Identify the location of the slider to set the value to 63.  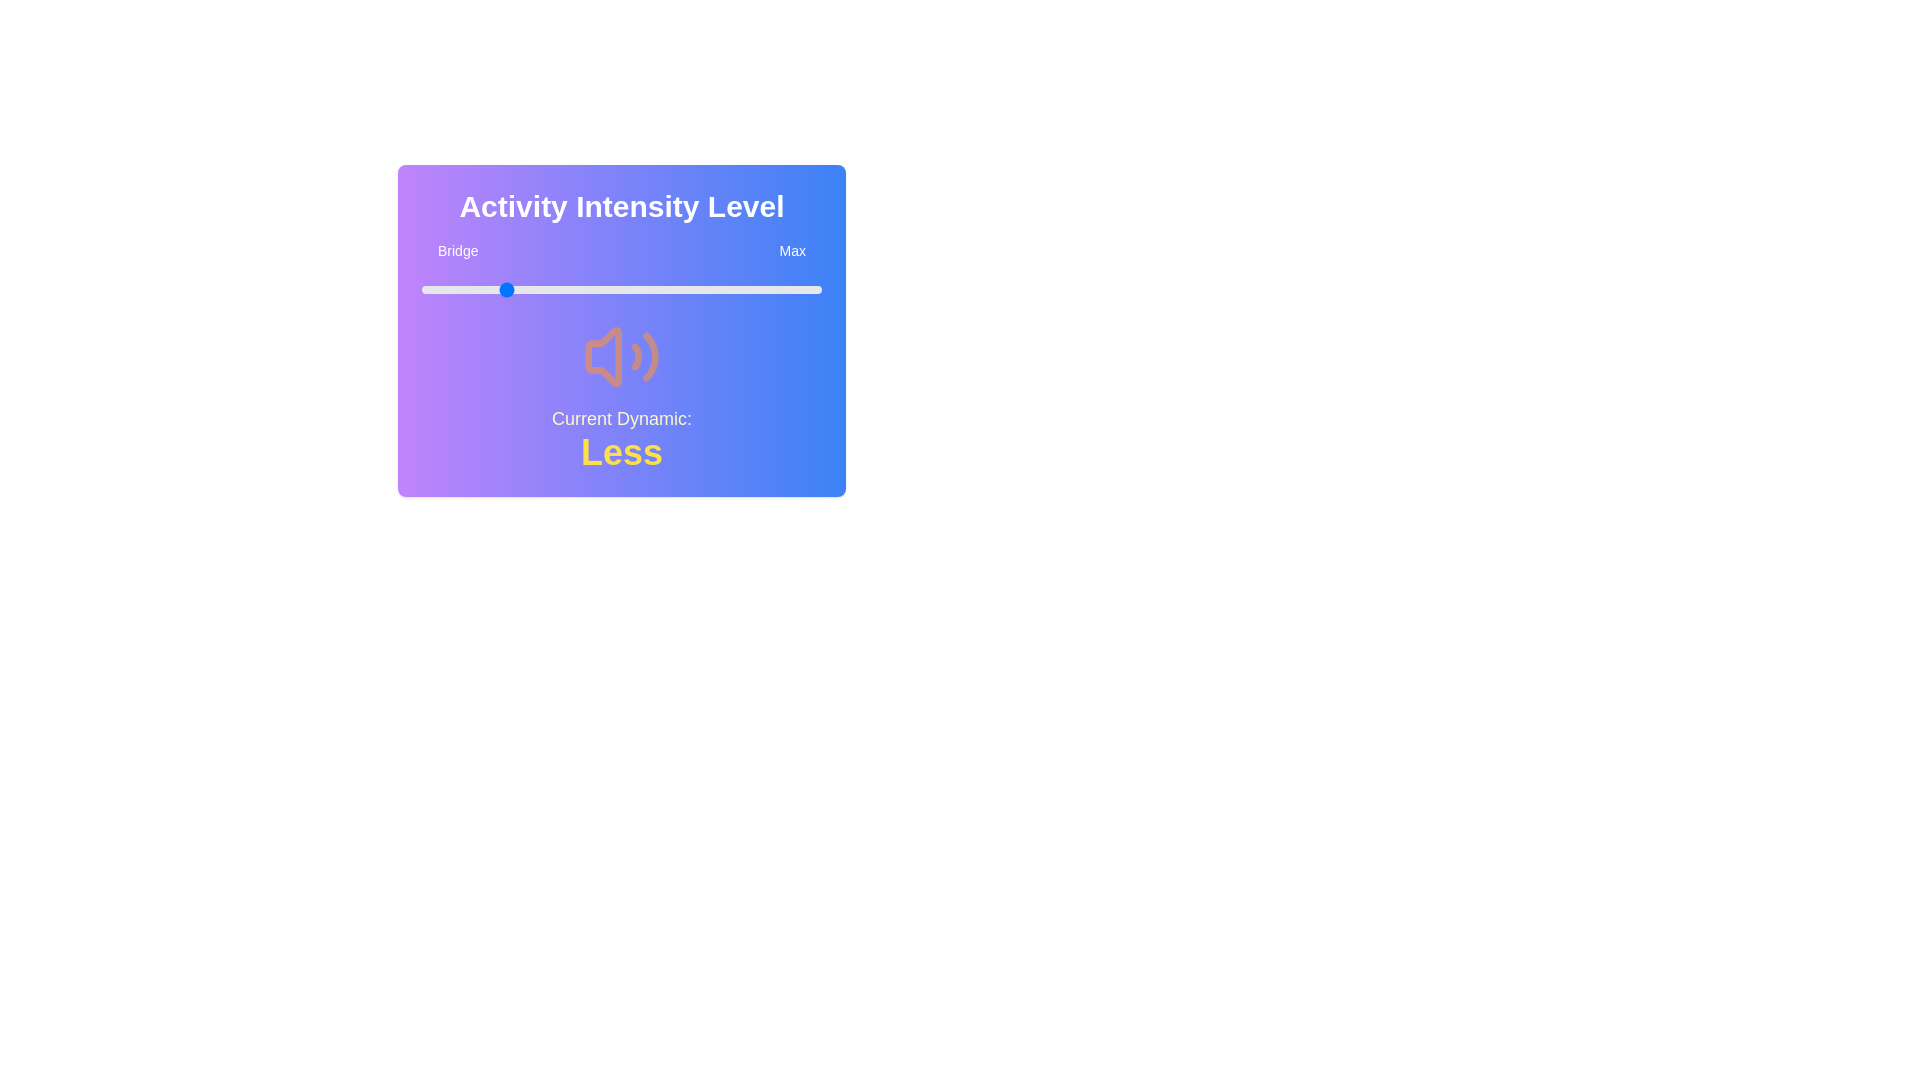
(673, 289).